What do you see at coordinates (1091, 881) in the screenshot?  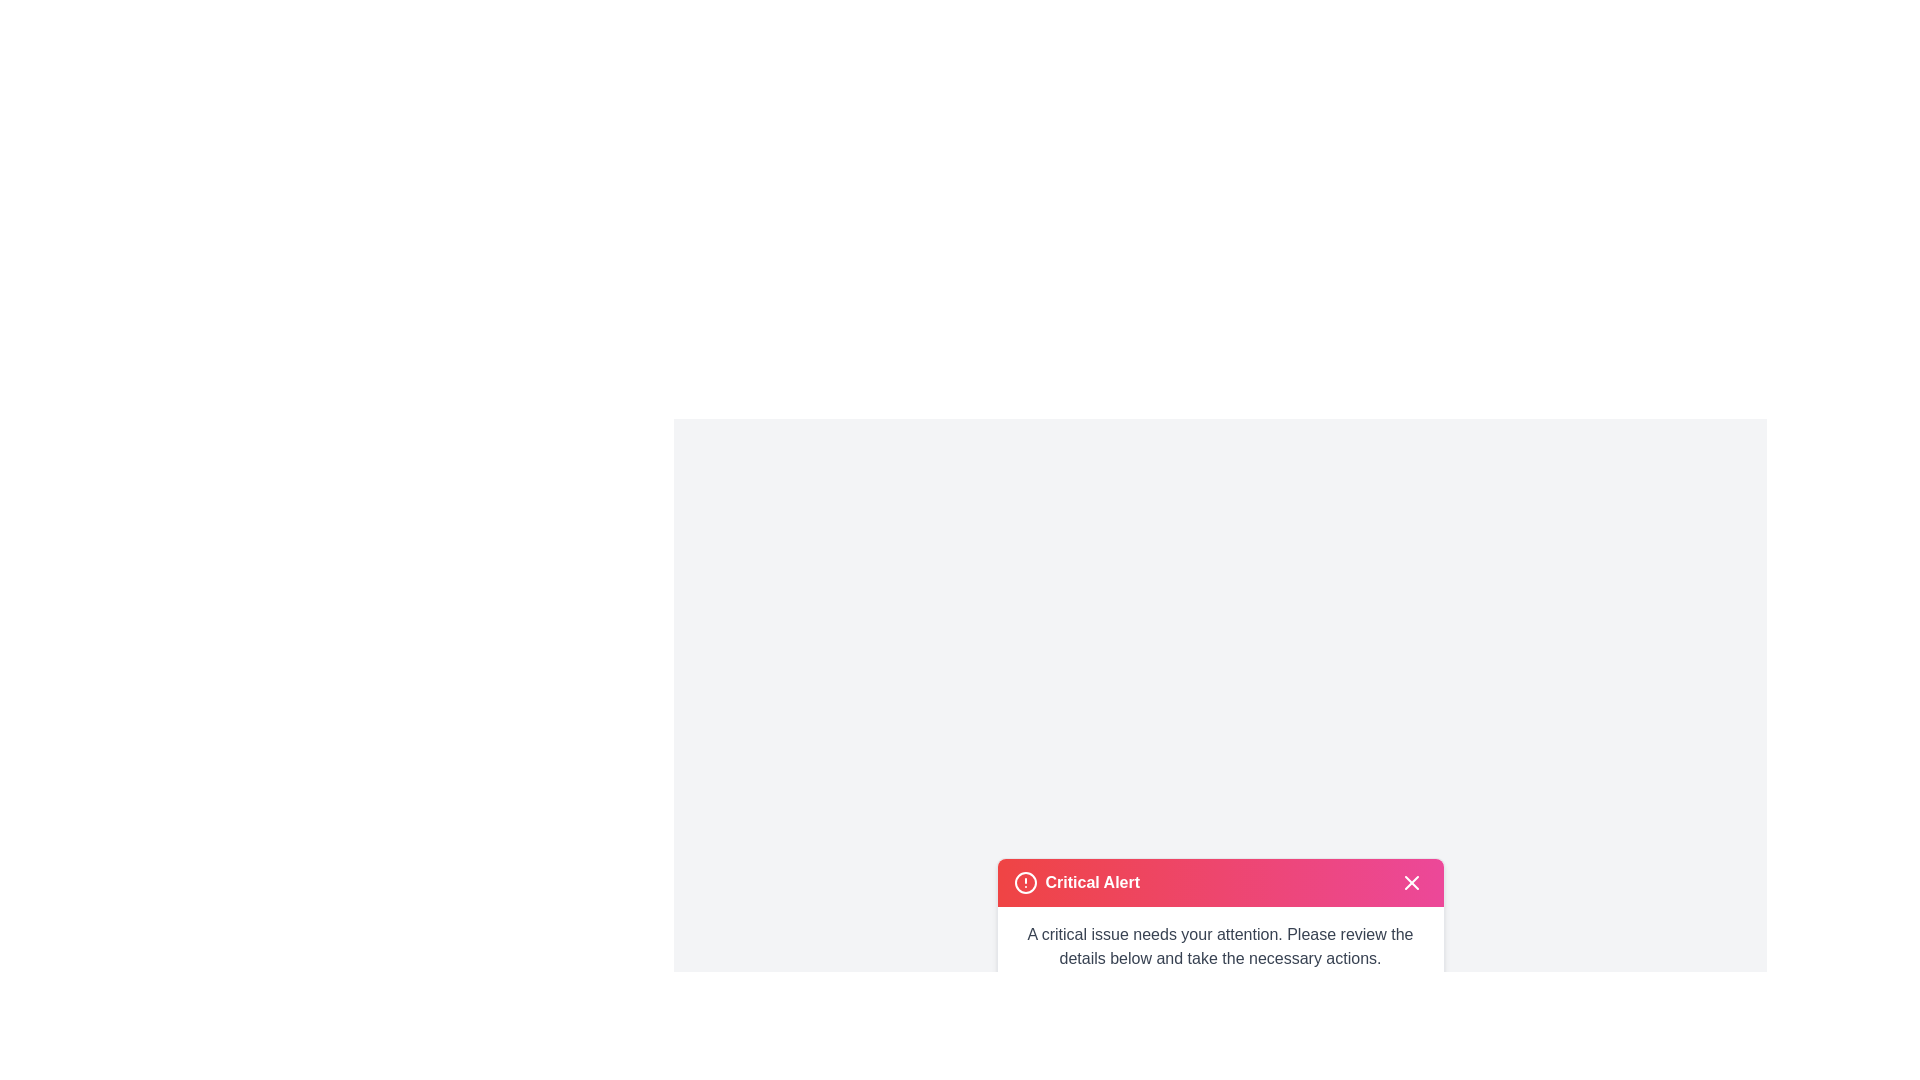 I see `the surrounding notification component which contains the alert title text block, located near the bottom center of the interface` at bounding box center [1091, 881].